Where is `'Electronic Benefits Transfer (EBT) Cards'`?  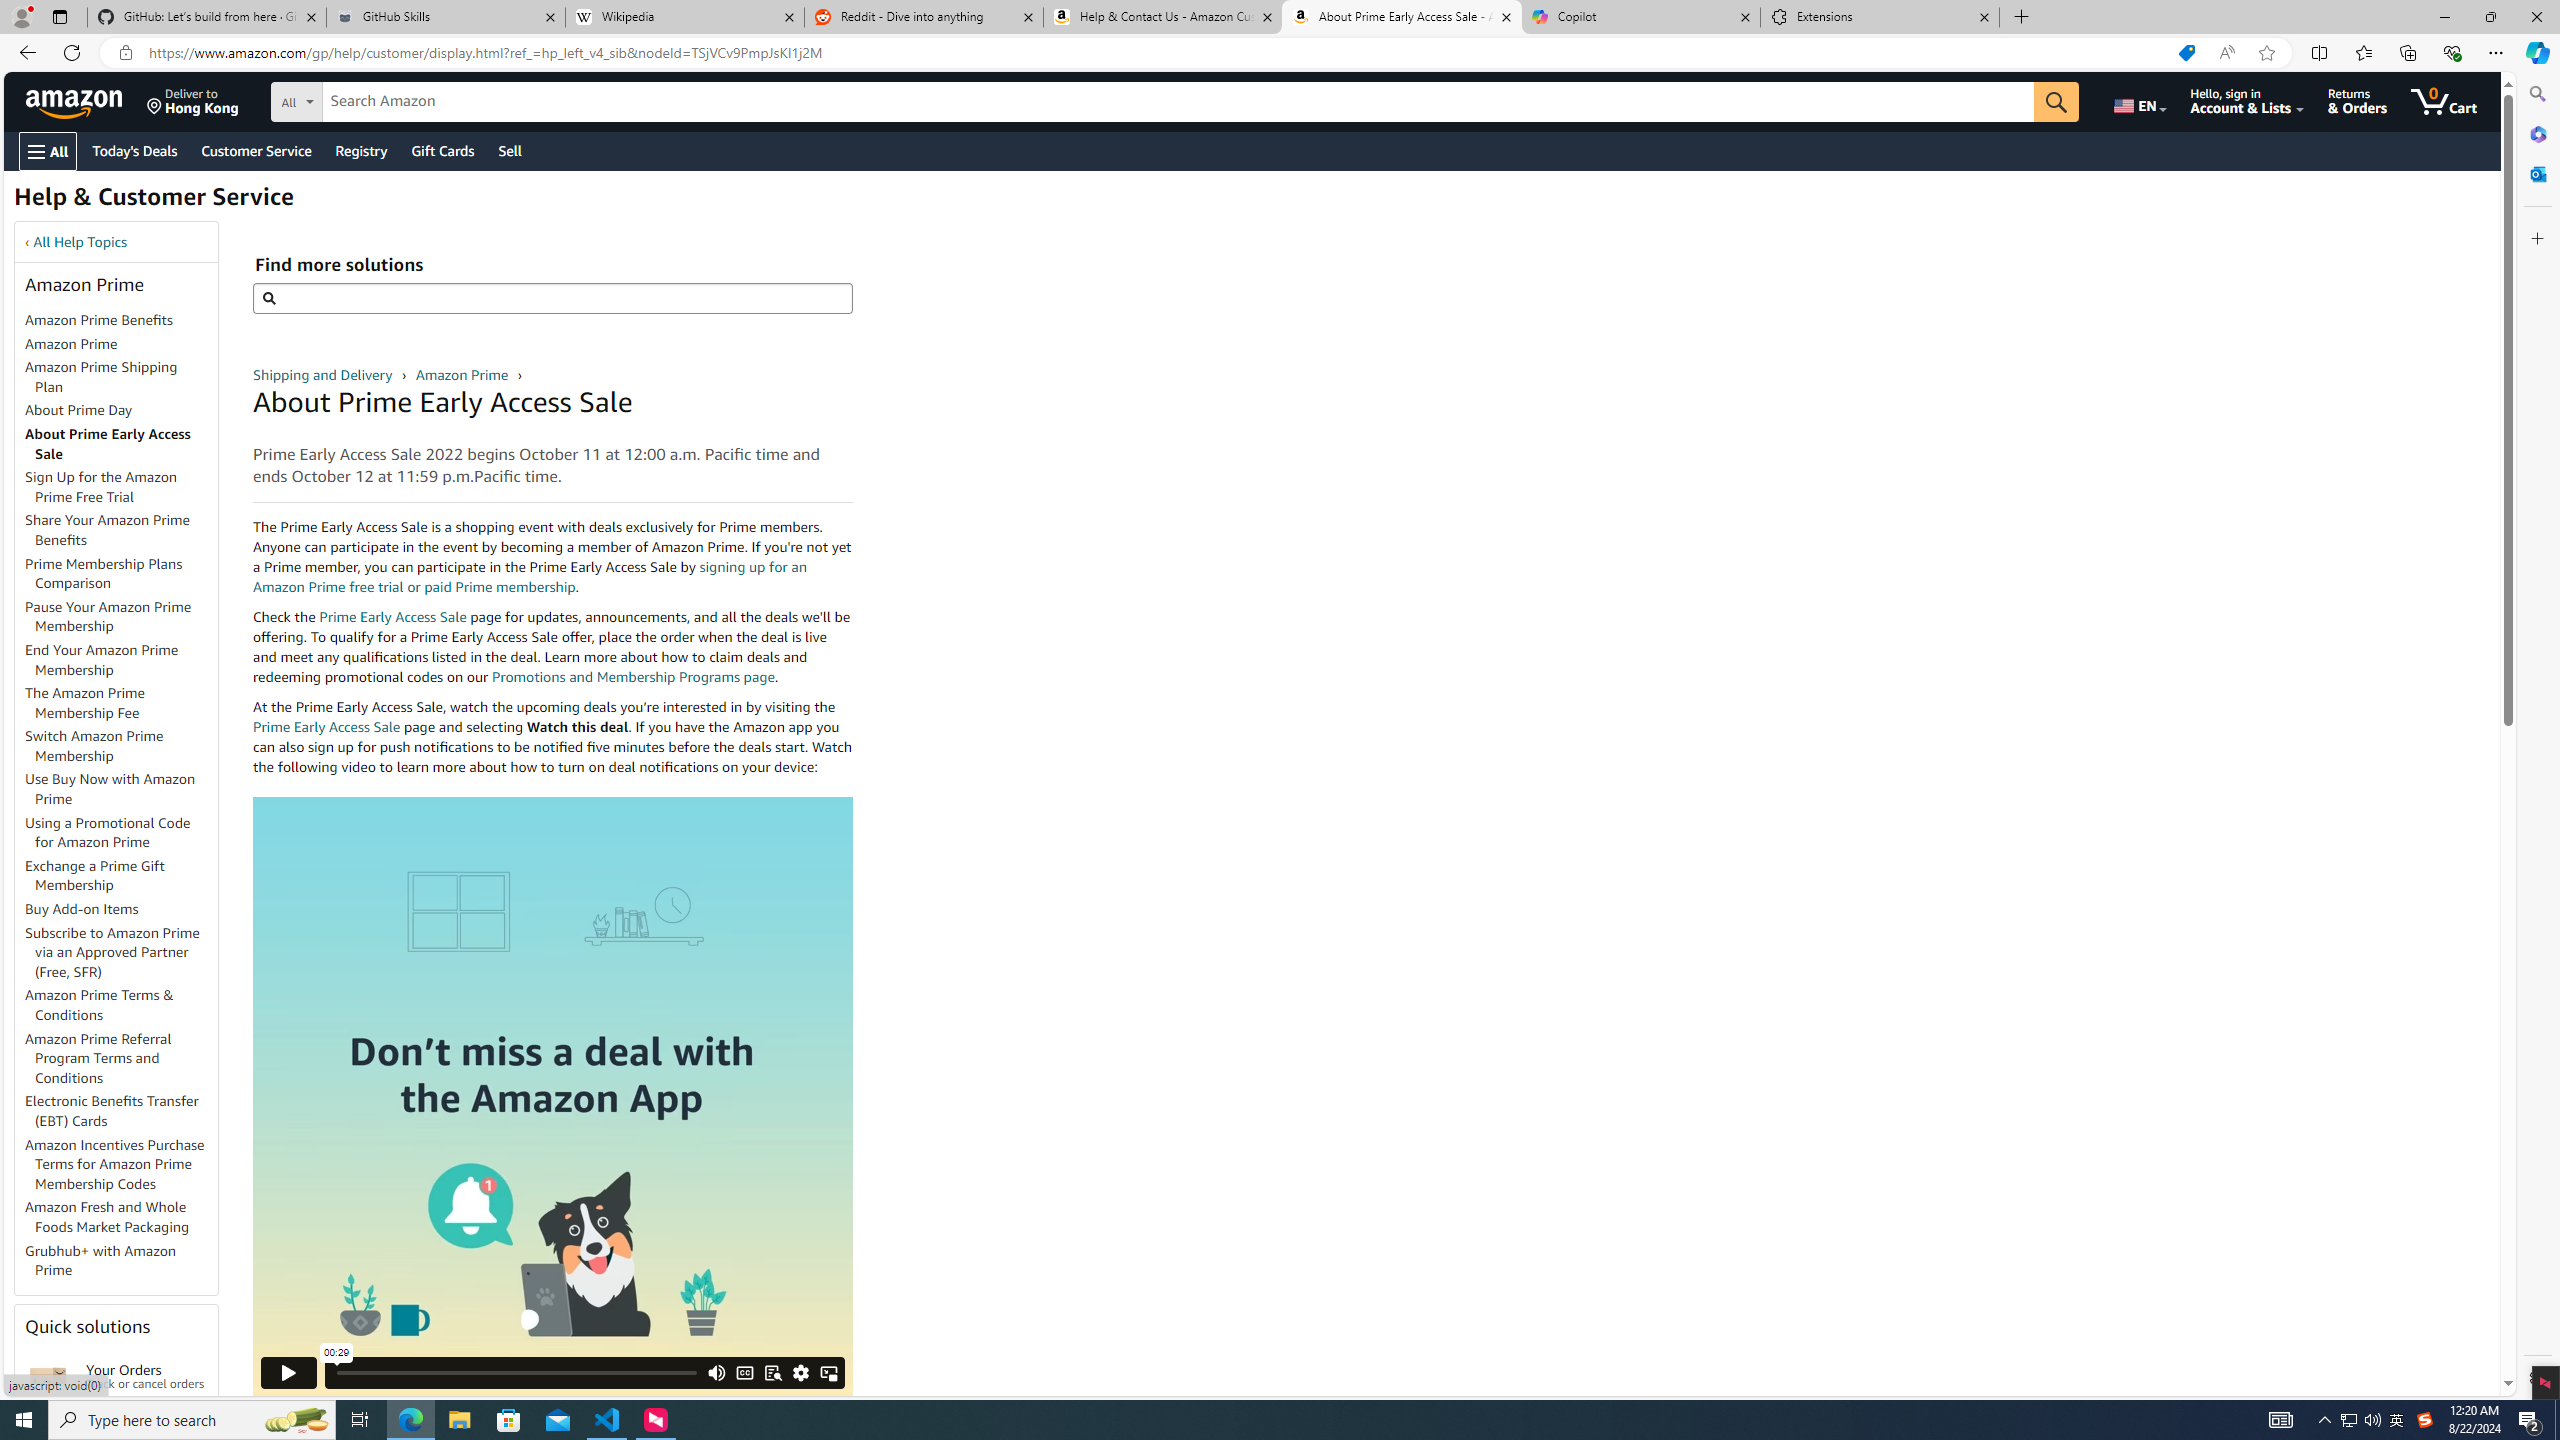 'Electronic Benefits Transfer (EBT) Cards' is located at coordinates (111, 1110).